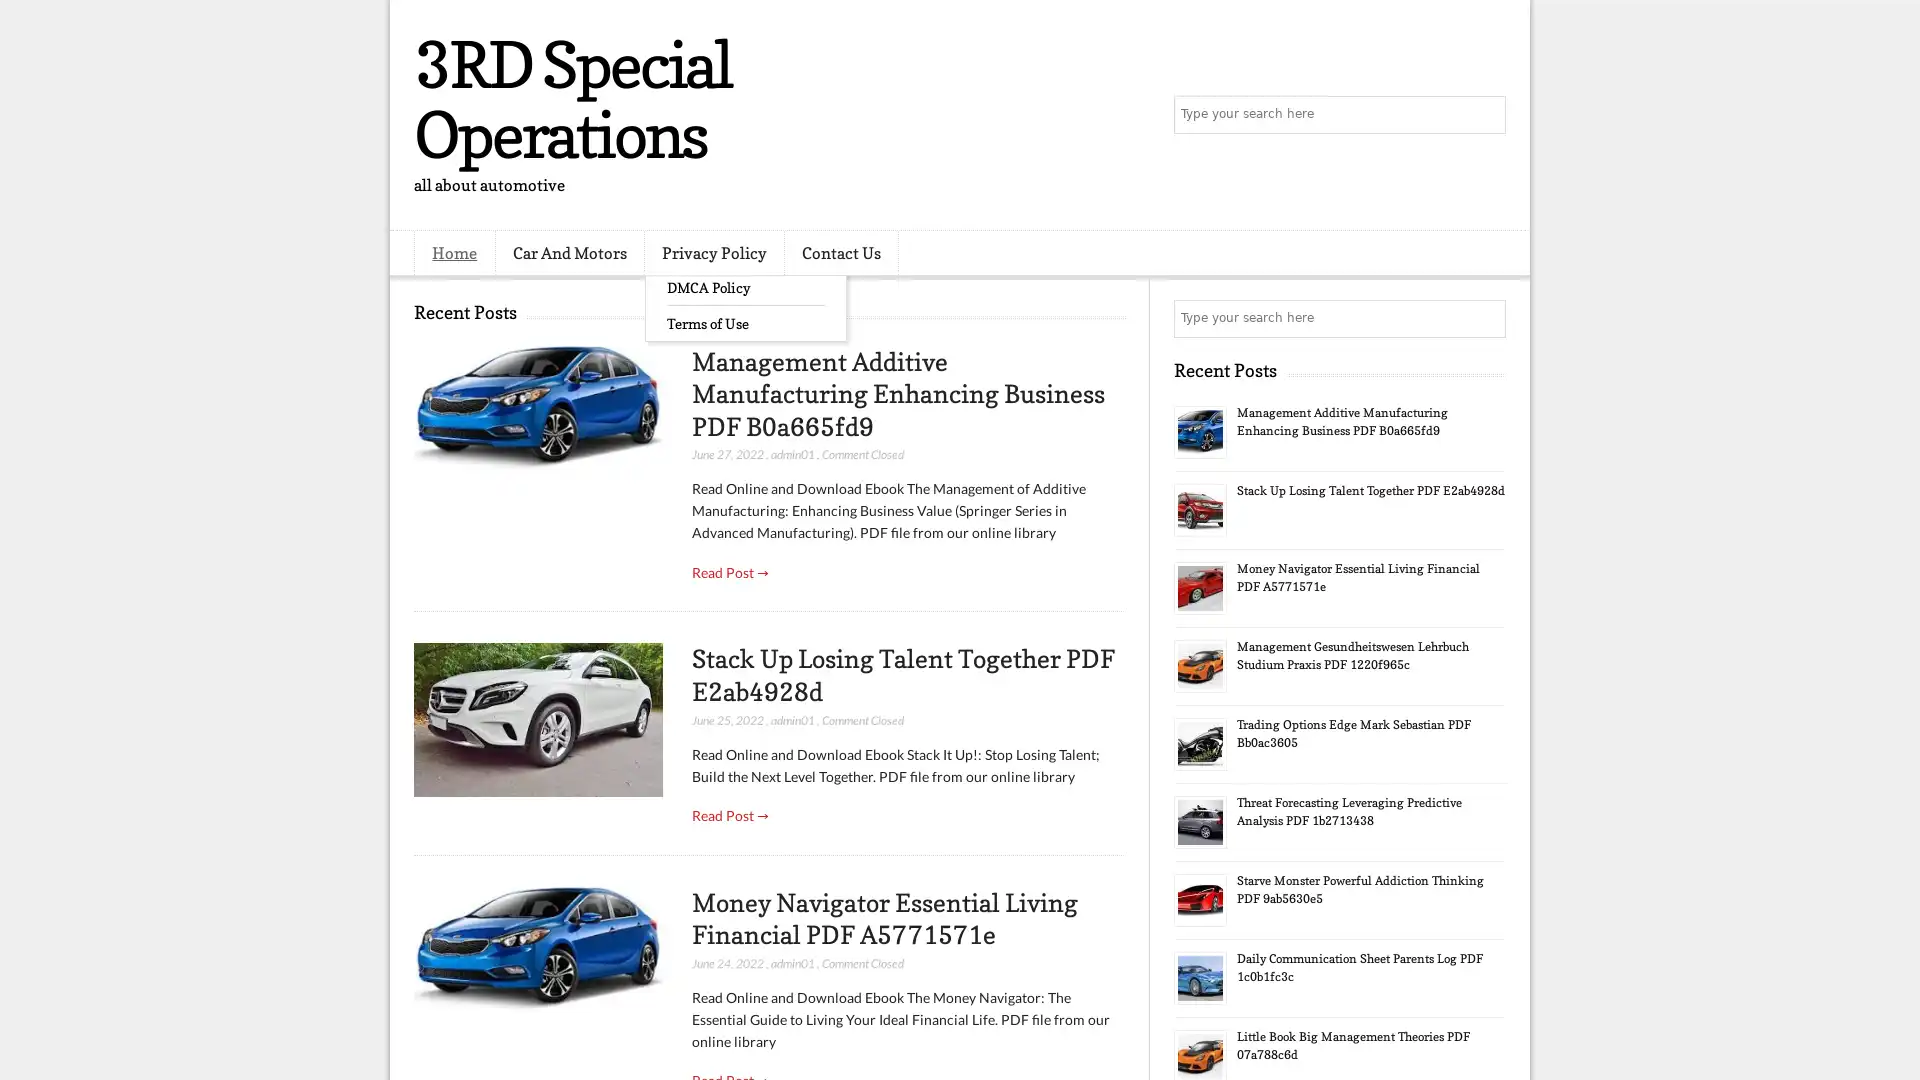 The image size is (1920, 1080). I want to click on Search, so click(1485, 318).